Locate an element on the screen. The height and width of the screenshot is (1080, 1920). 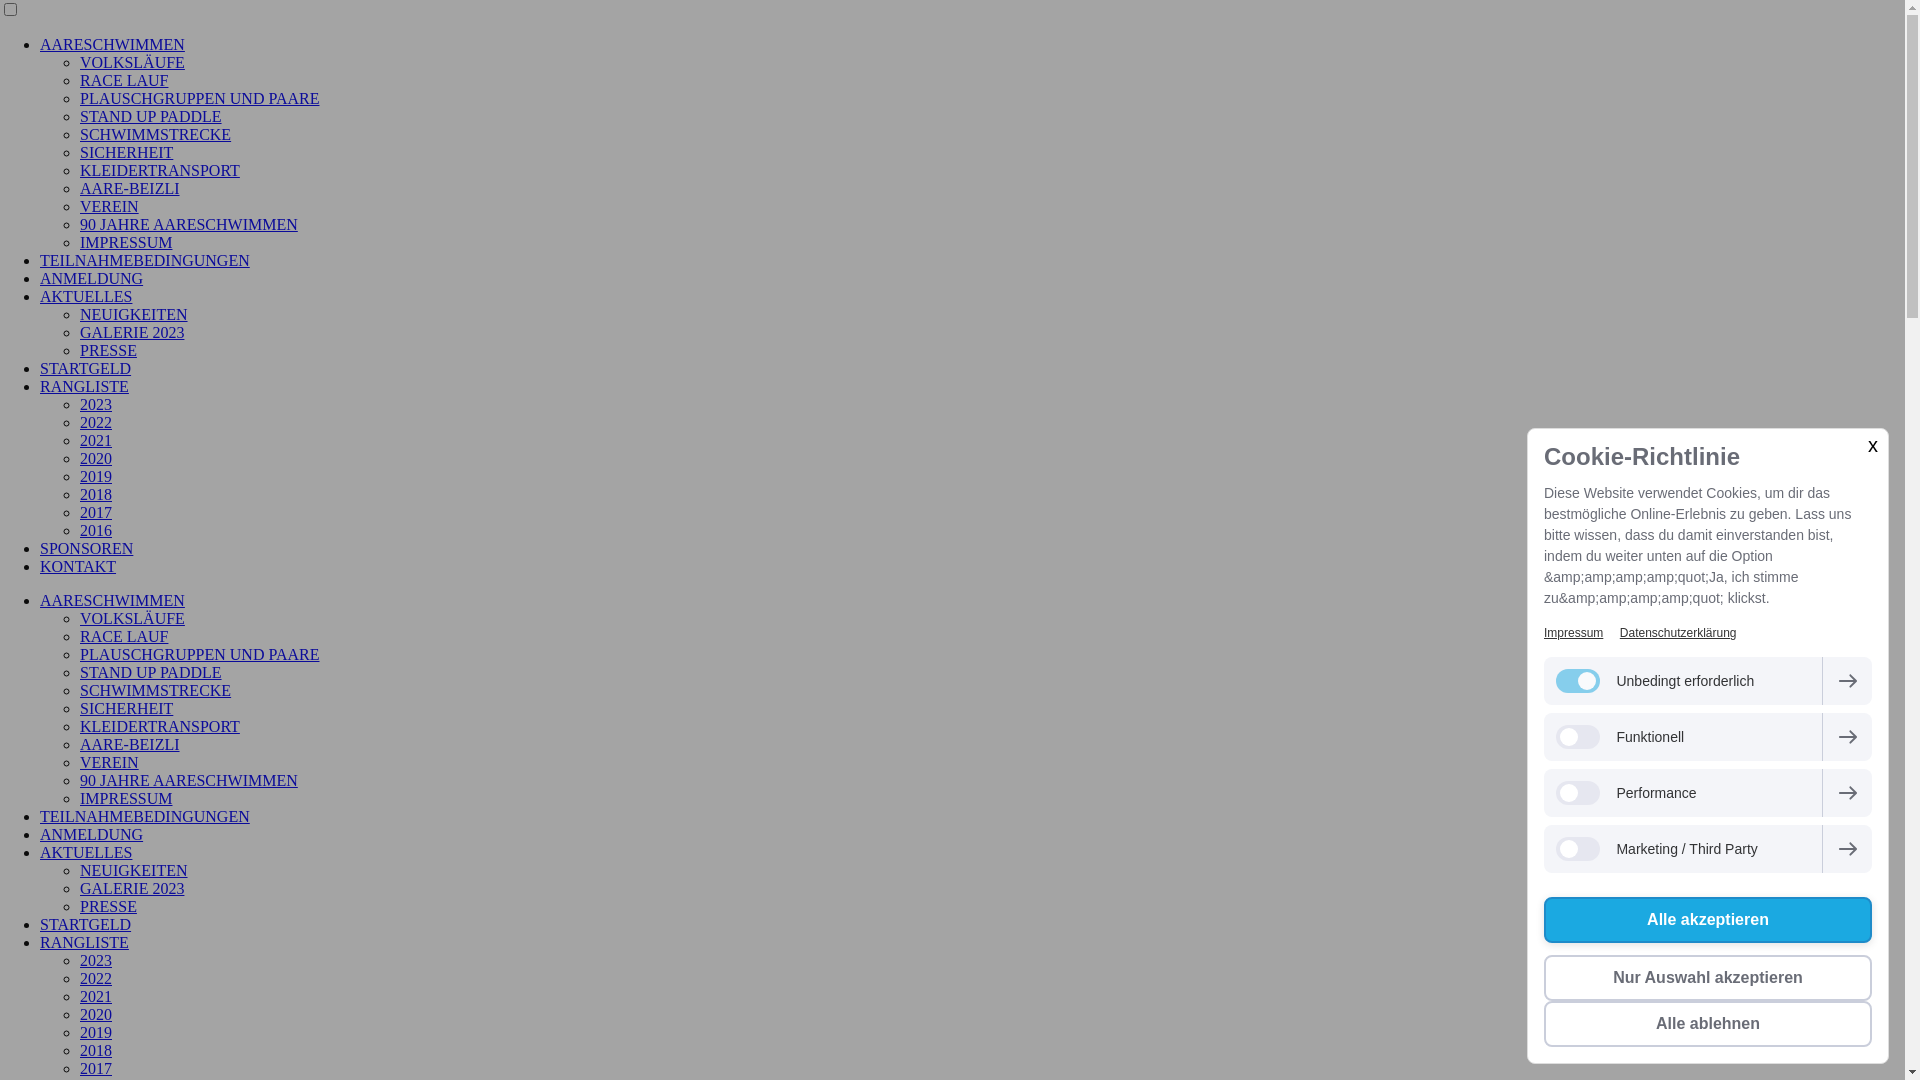
'90 JAHRE AARESCHWIMMEN' is located at coordinates (188, 779).